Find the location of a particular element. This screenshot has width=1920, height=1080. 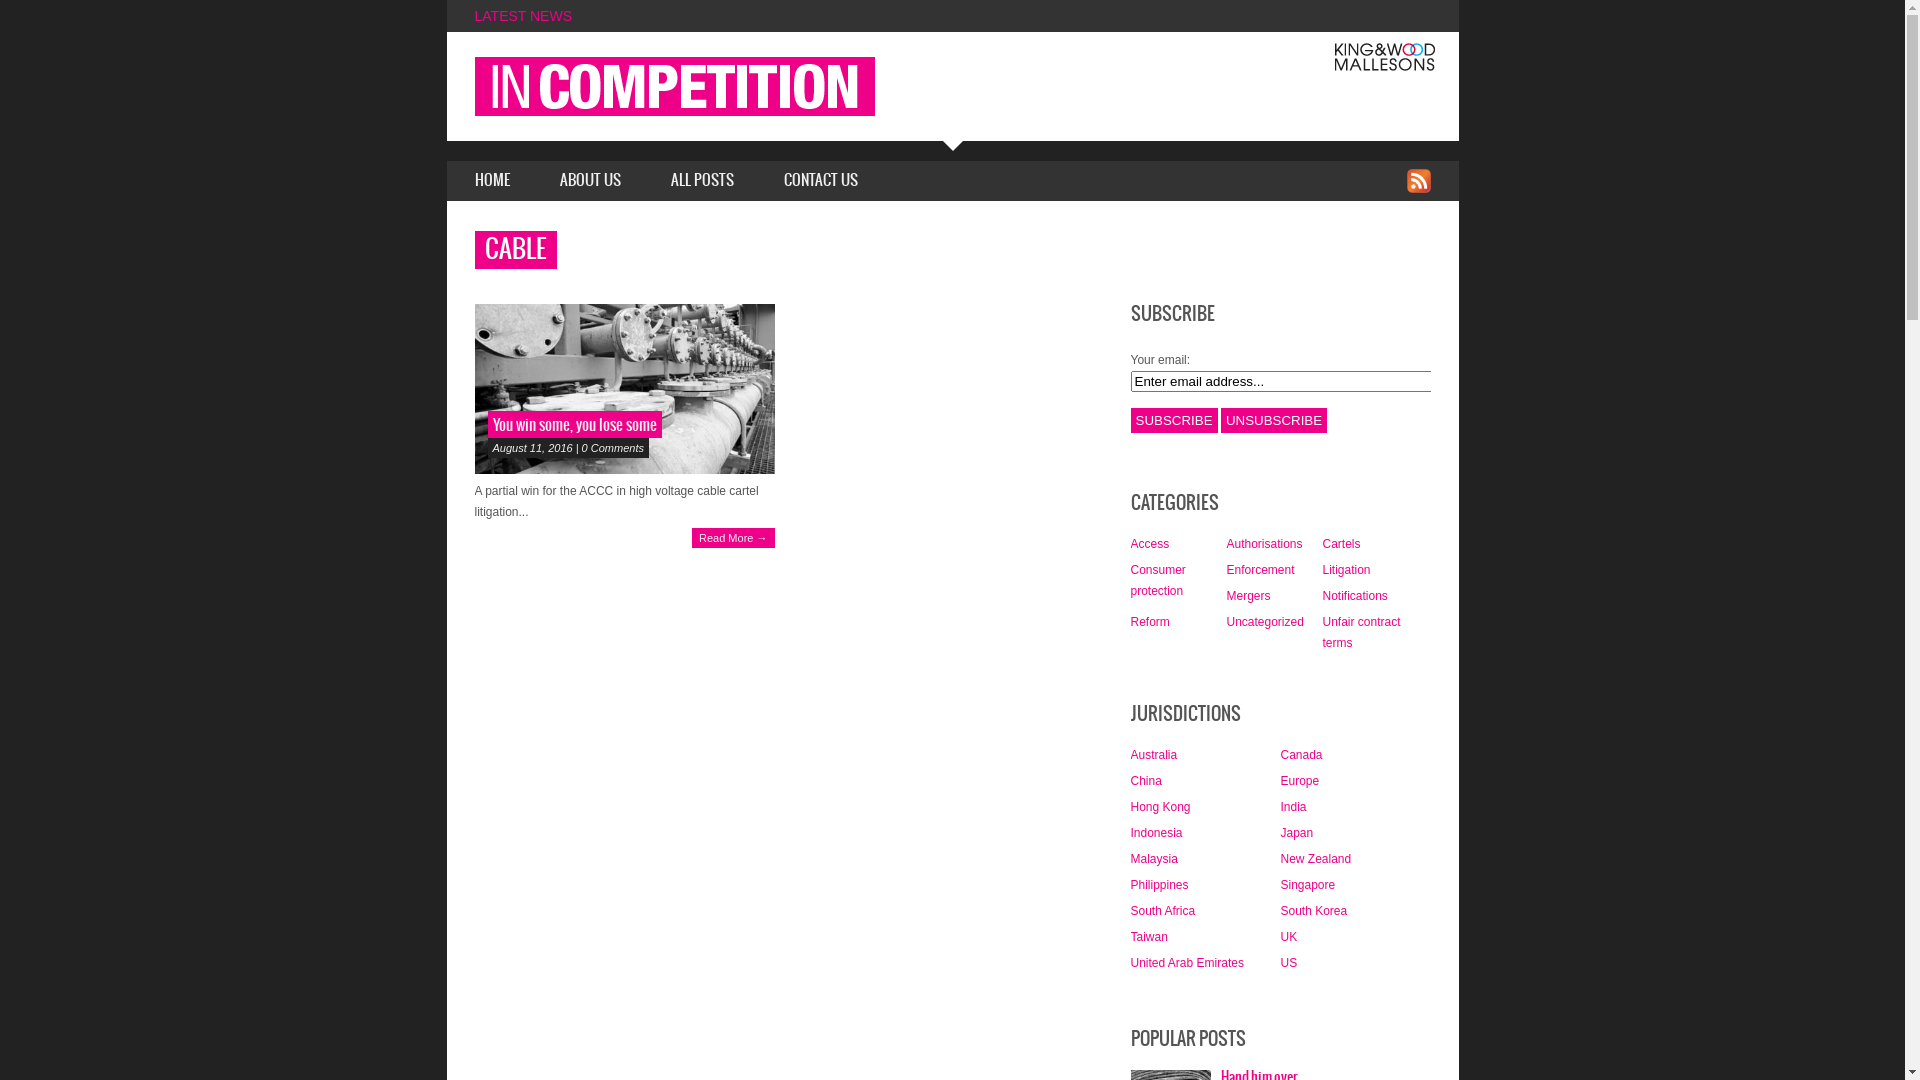

'Mergers' is located at coordinates (1247, 595).